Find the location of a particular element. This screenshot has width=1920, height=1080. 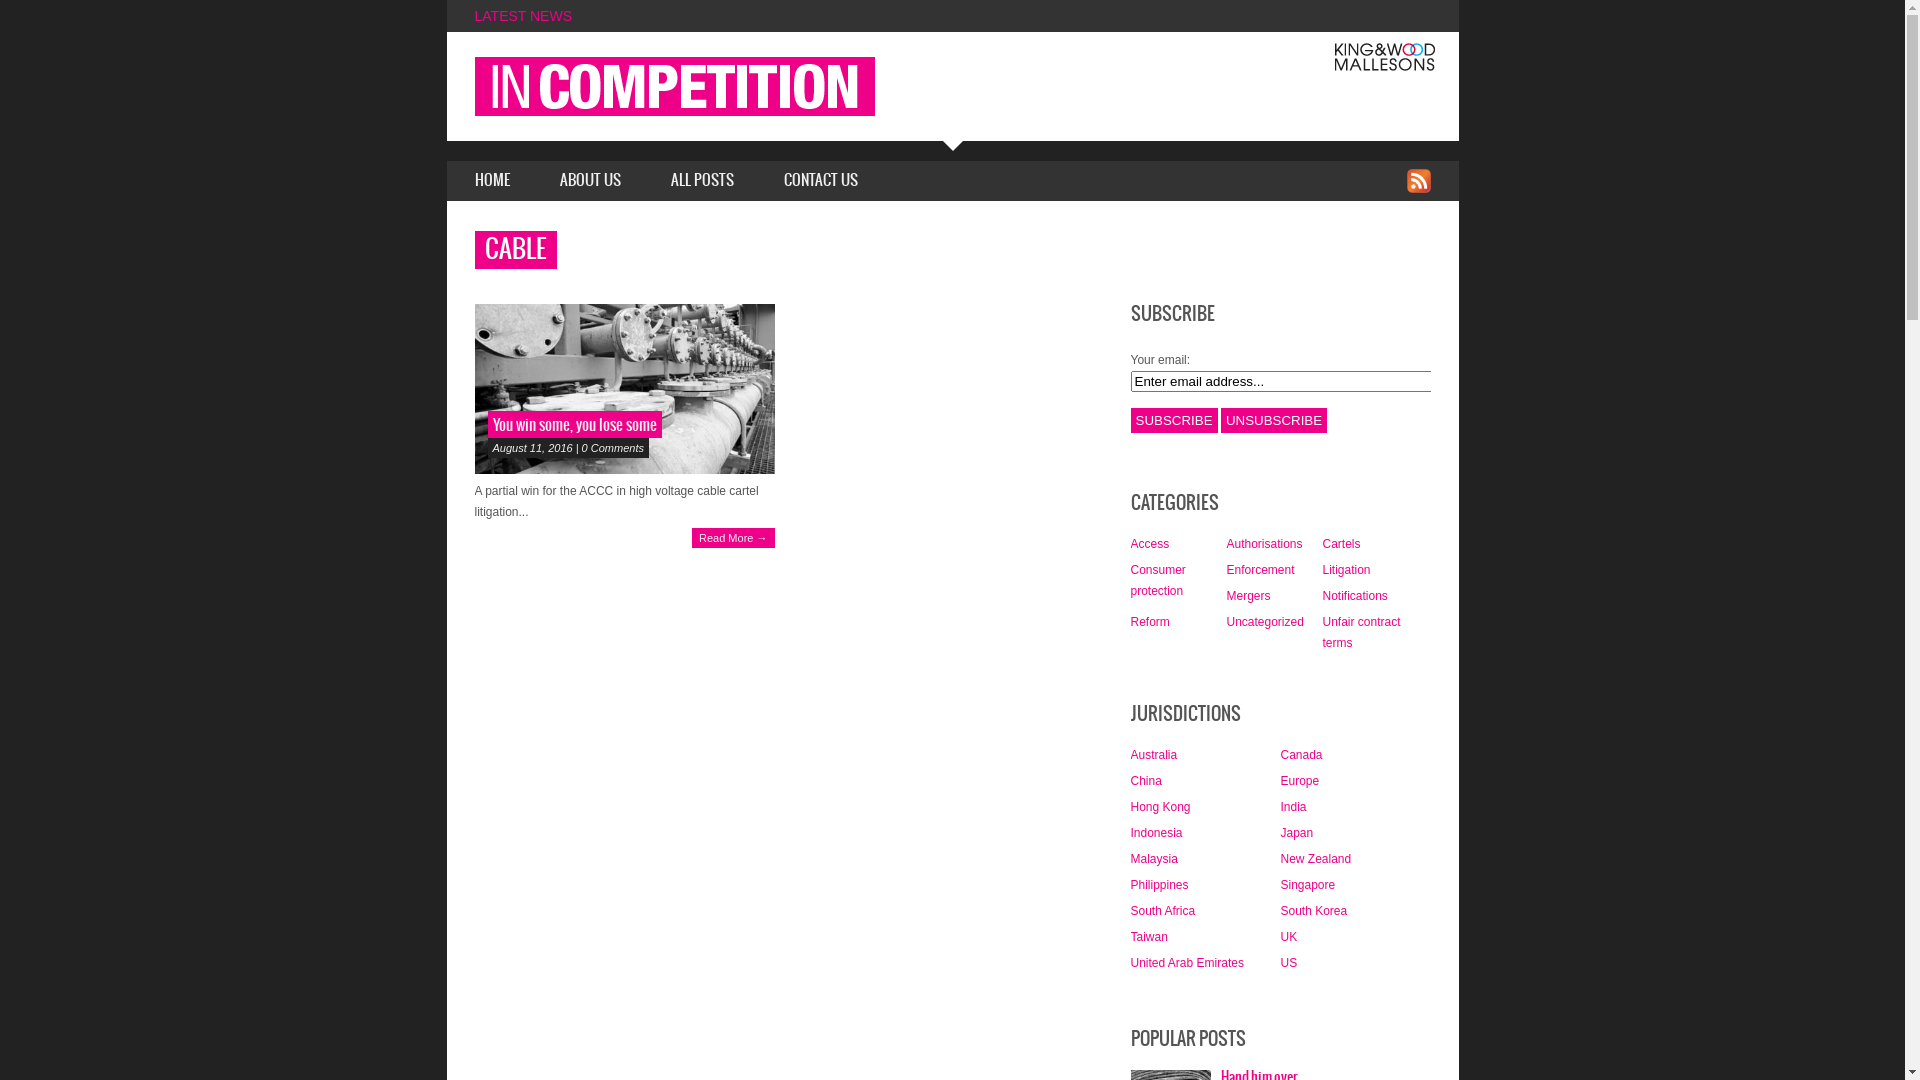

'Mergers' is located at coordinates (1247, 595).